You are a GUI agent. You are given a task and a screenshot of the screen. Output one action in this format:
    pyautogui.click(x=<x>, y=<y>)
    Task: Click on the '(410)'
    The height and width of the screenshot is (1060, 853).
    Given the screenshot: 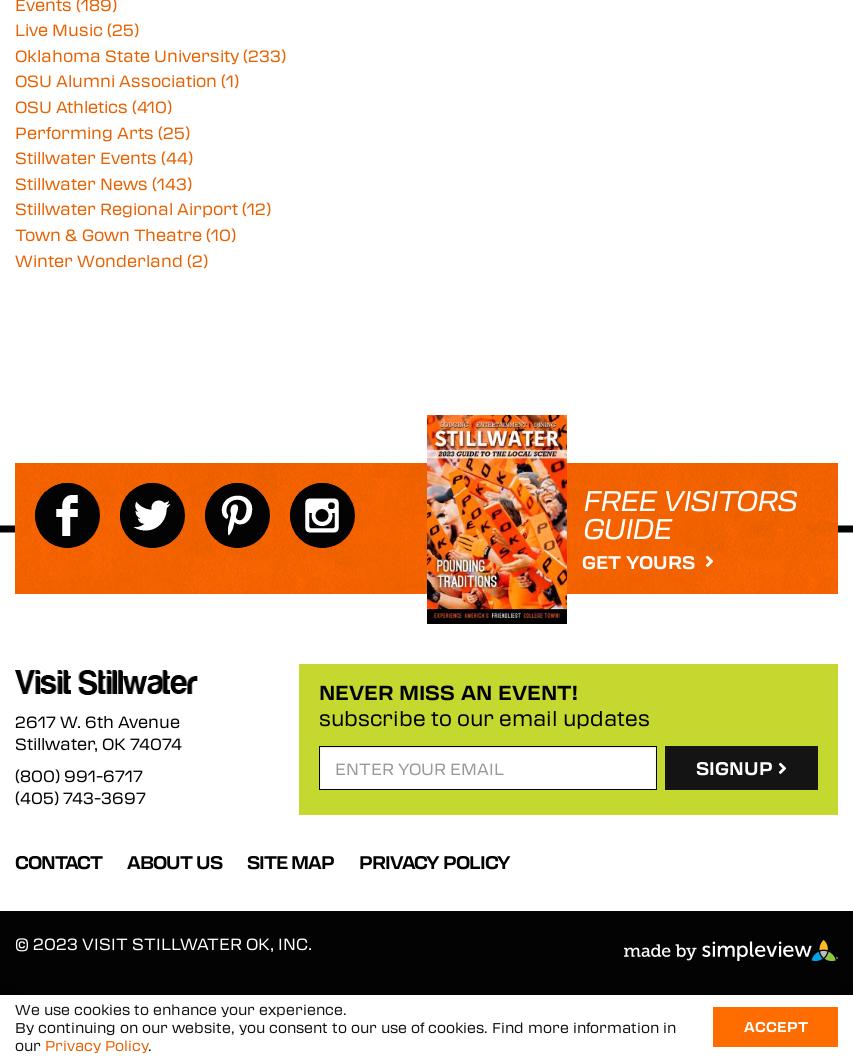 What is the action you would take?
    pyautogui.click(x=151, y=106)
    